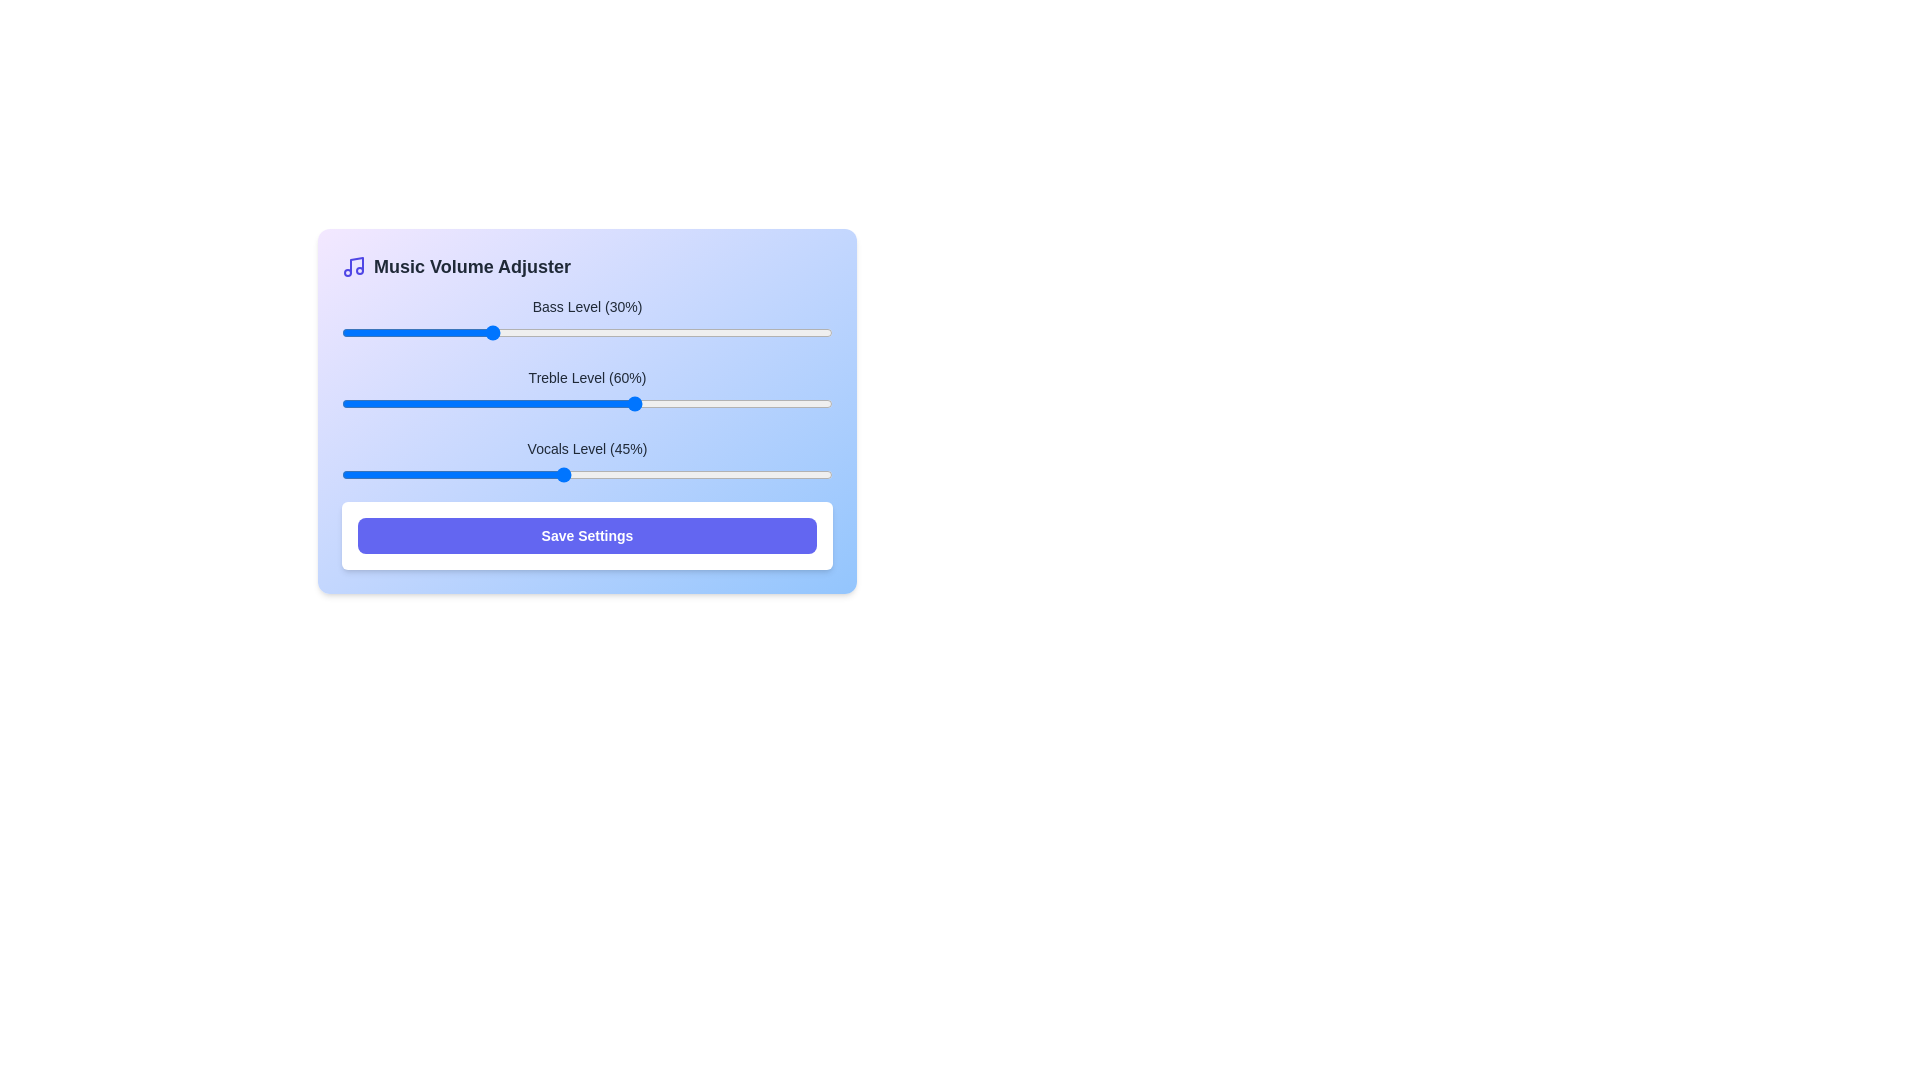  Describe the element at coordinates (743, 331) in the screenshot. I see `the bass level` at that location.